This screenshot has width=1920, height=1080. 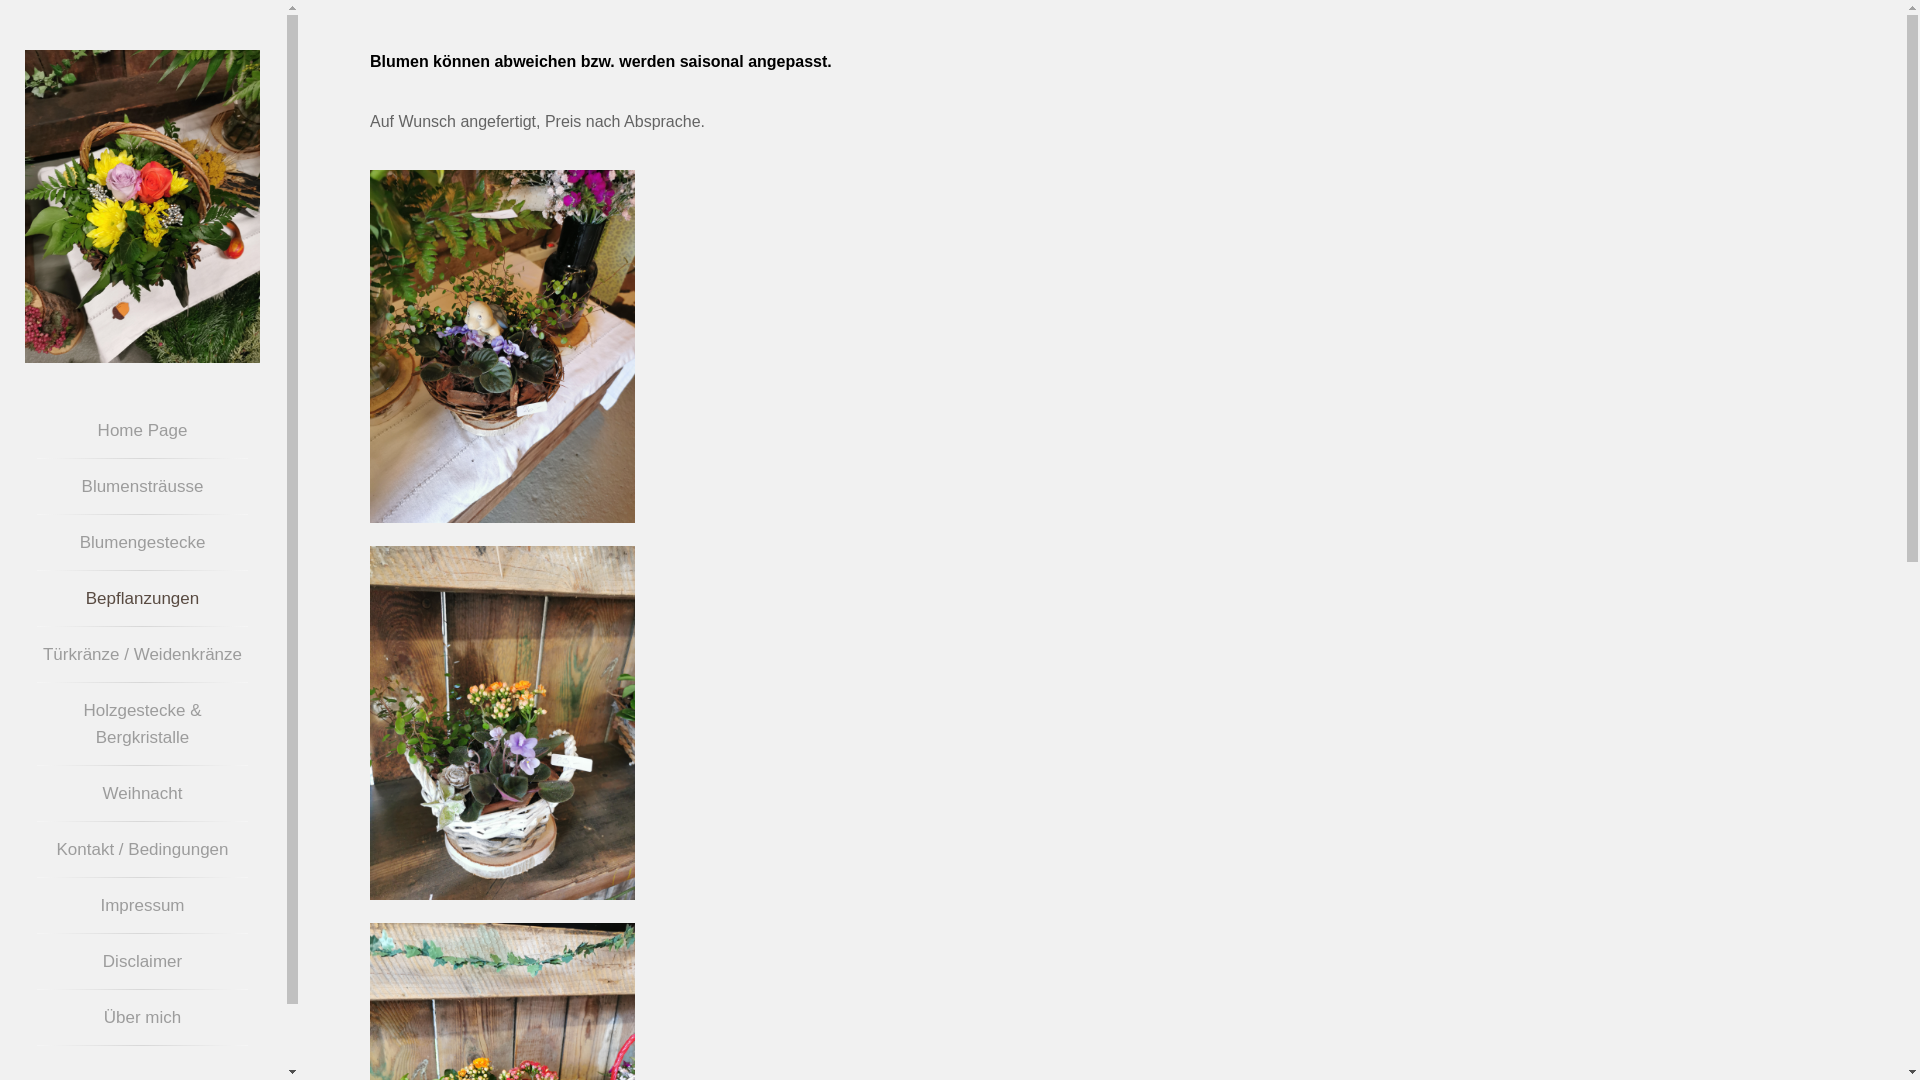 What do you see at coordinates (24, 905) in the screenshot?
I see `'Impressum'` at bounding box center [24, 905].